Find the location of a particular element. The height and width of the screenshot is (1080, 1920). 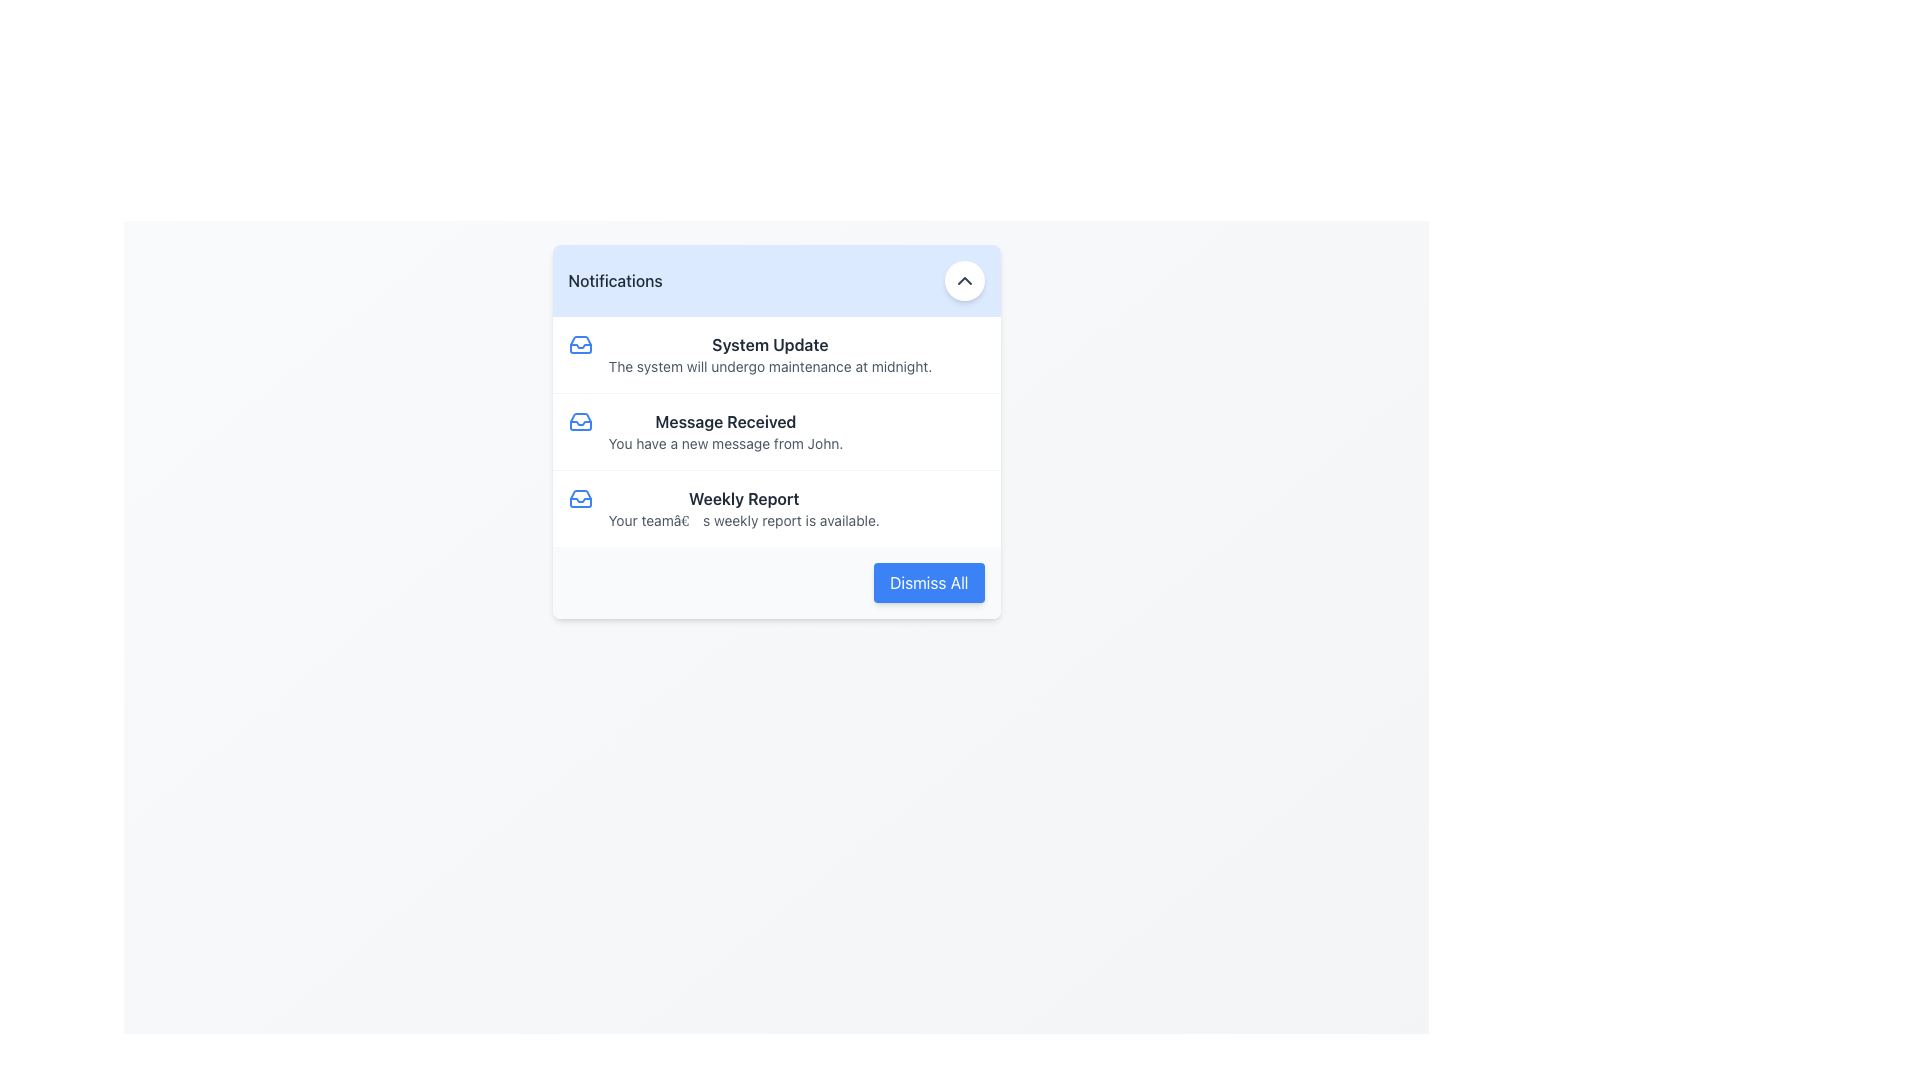

the Text Display that indicates a new message notification from John, located in the notification panel as the second notification from the top is located at coordinates (724, 431).